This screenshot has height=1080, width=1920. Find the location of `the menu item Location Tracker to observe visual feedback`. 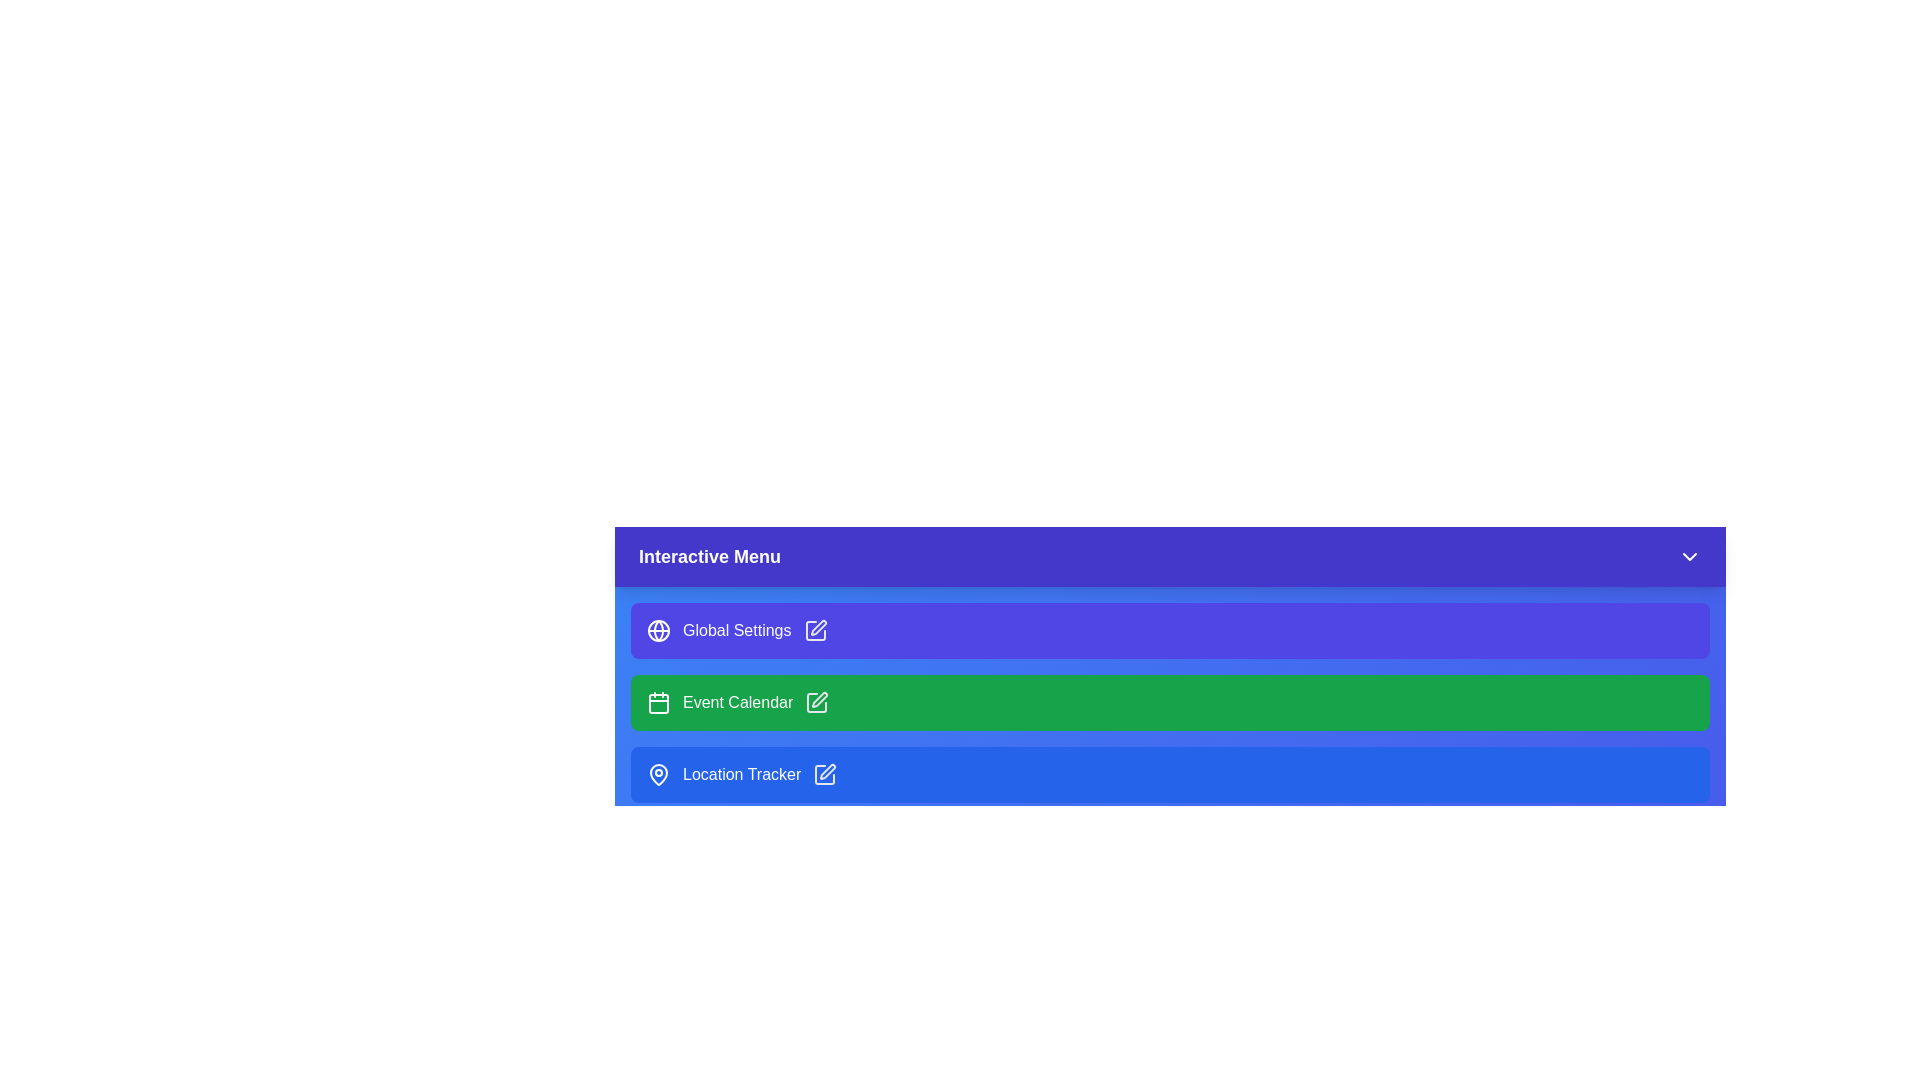

the menu item Location Tracker to observe visual feedback is located at coordinates (1170, 774).